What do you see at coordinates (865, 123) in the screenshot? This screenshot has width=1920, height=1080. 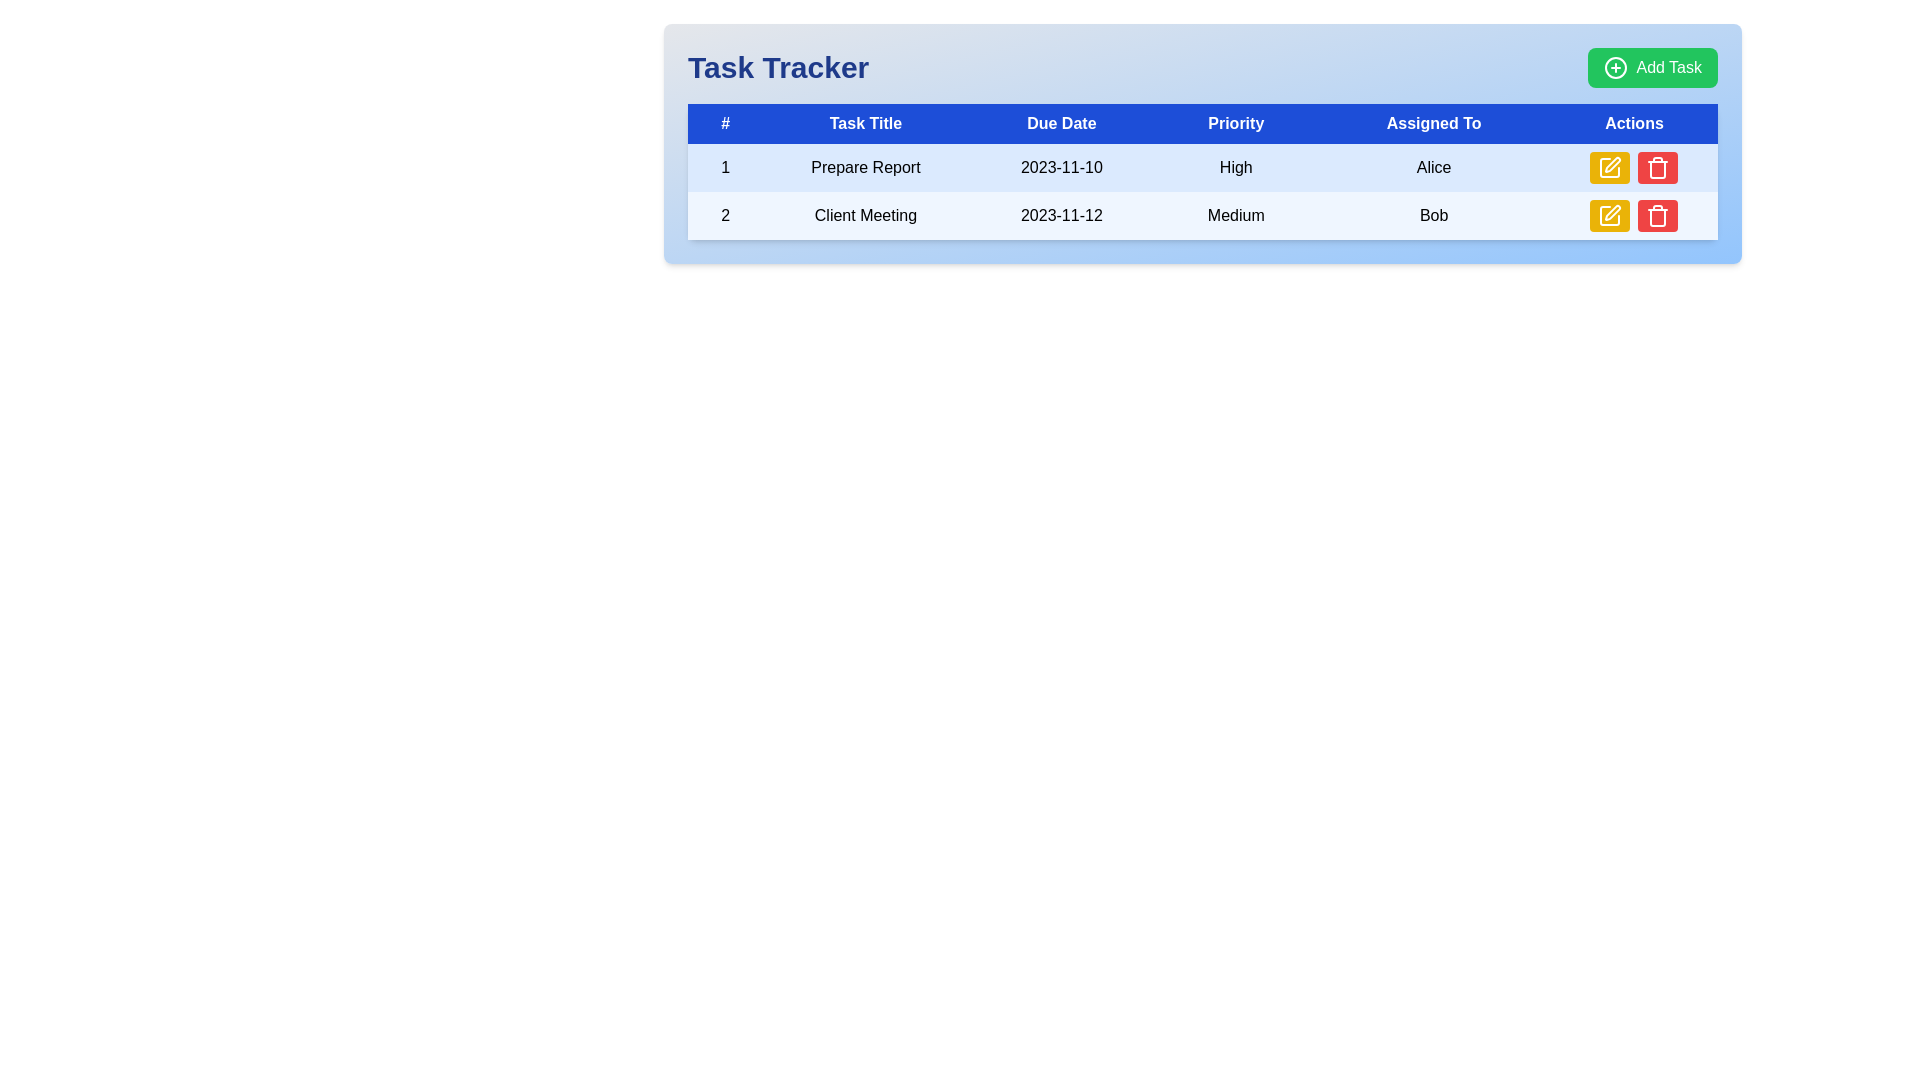 I see `the 'Task Title' column header in the table, which is the second header positioned between '#' and 'Due Date'` at bounding box center [865, 123].